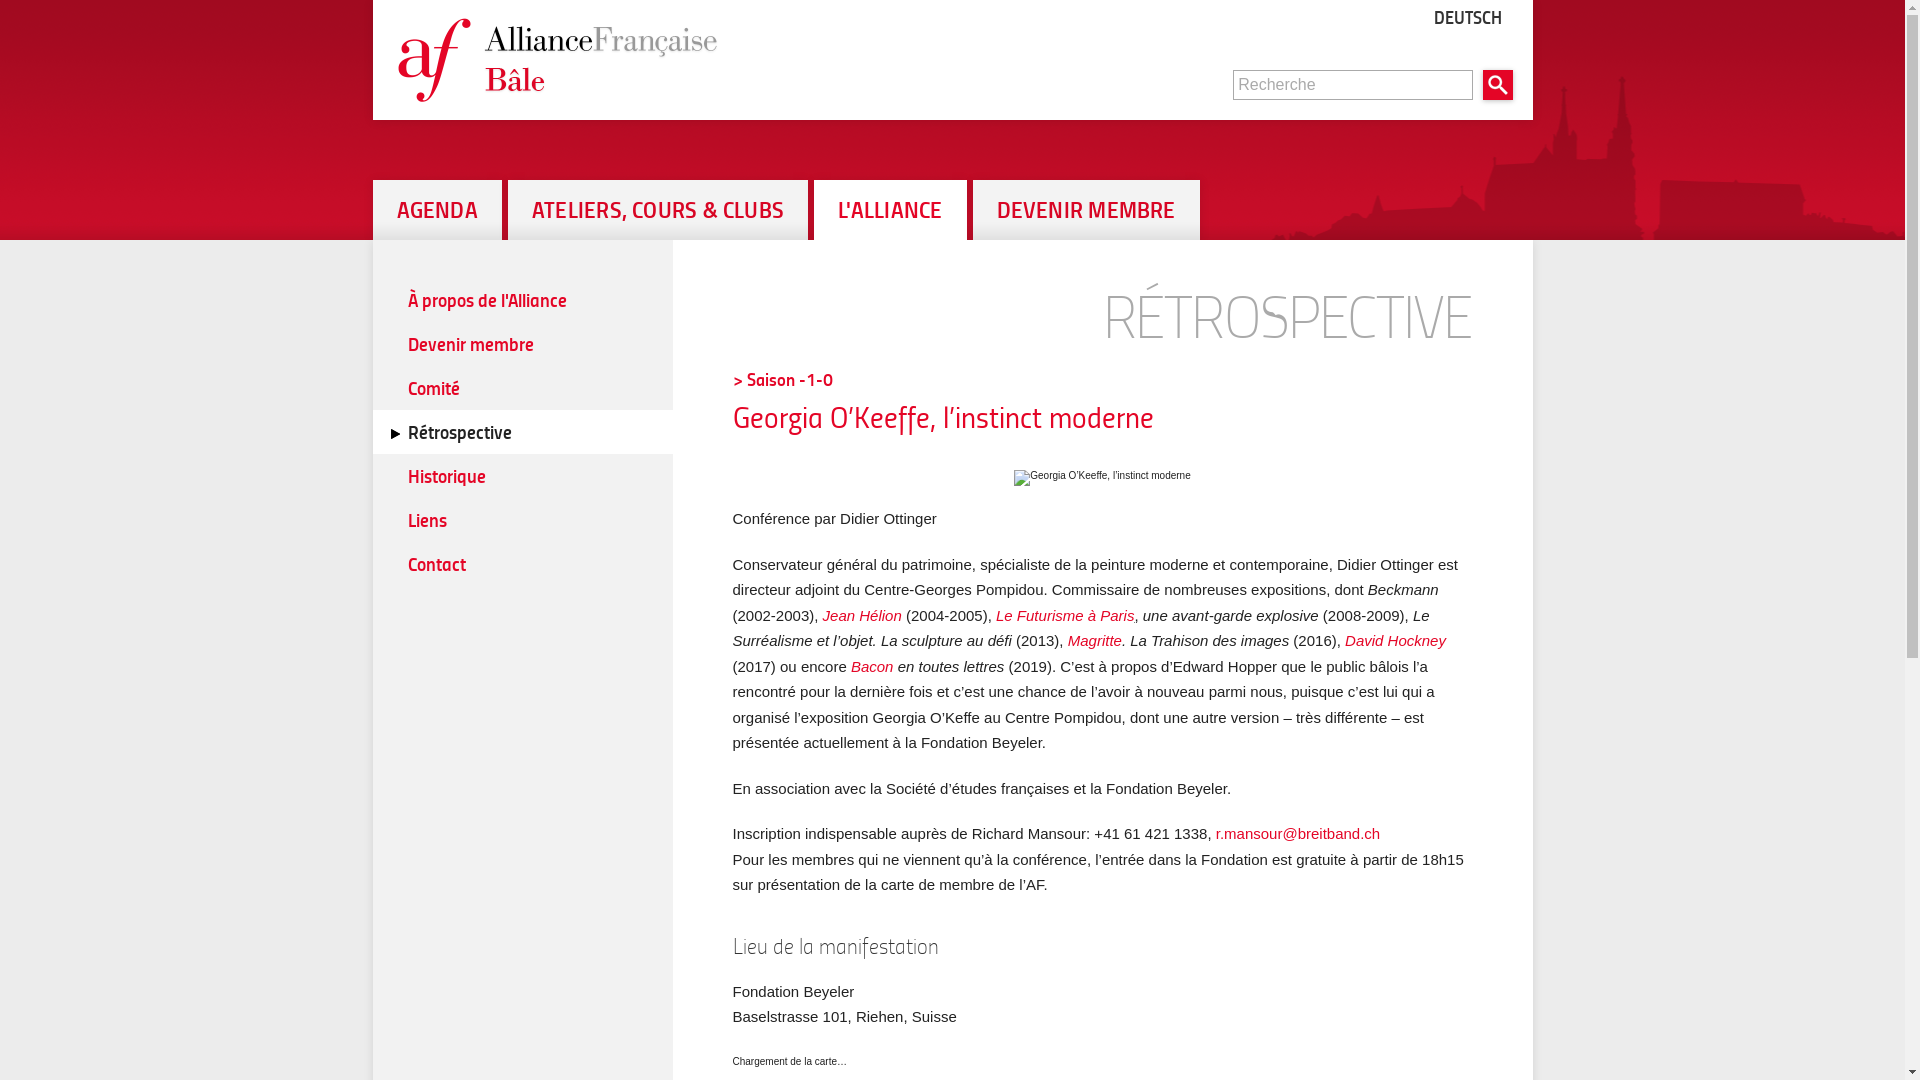 Image resolution: width=1920 pixels, height=1080 pixels. What do you see at coordinates (1467, 15) in the screenshot?
I see `'DEUTSCH'` at bounding box center [1467, 15].